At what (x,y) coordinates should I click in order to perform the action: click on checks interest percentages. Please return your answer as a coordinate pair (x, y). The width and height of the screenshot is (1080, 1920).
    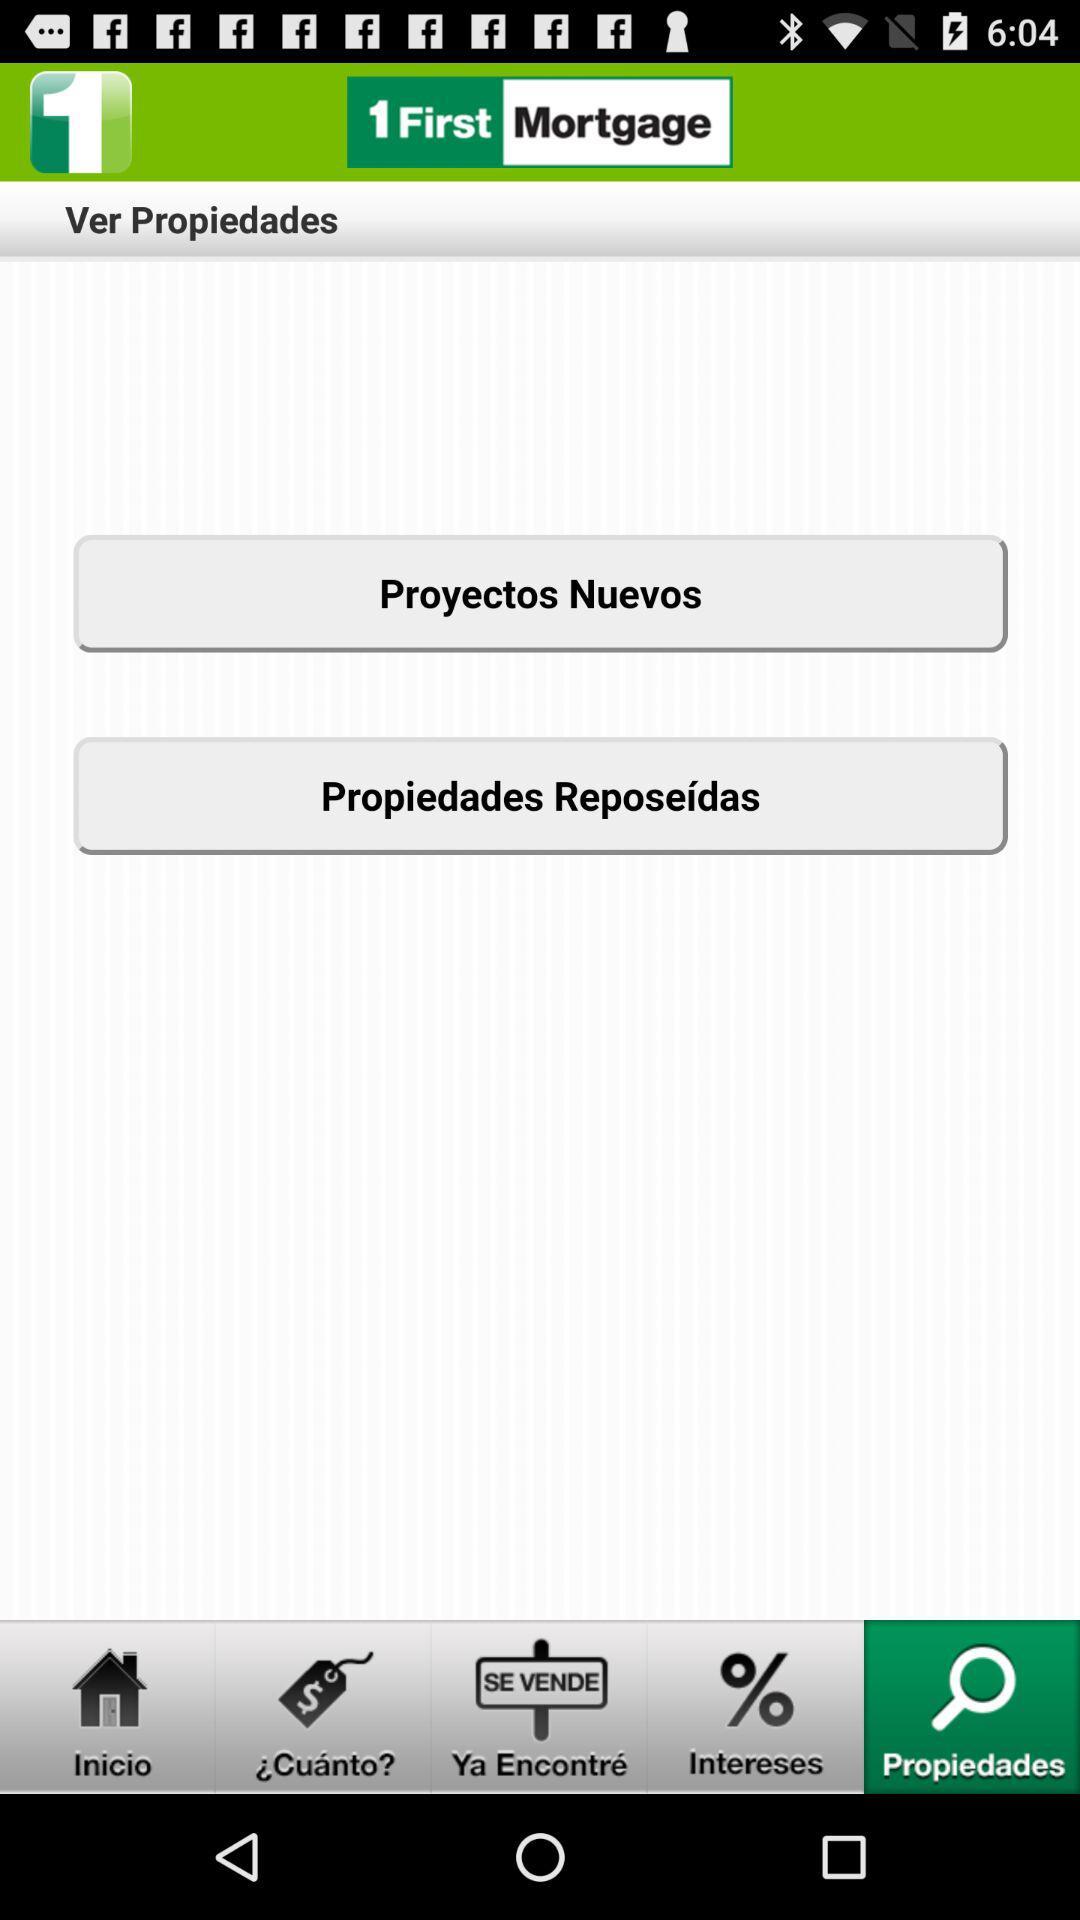
    Looking at the image, I should click on (756, 1706).